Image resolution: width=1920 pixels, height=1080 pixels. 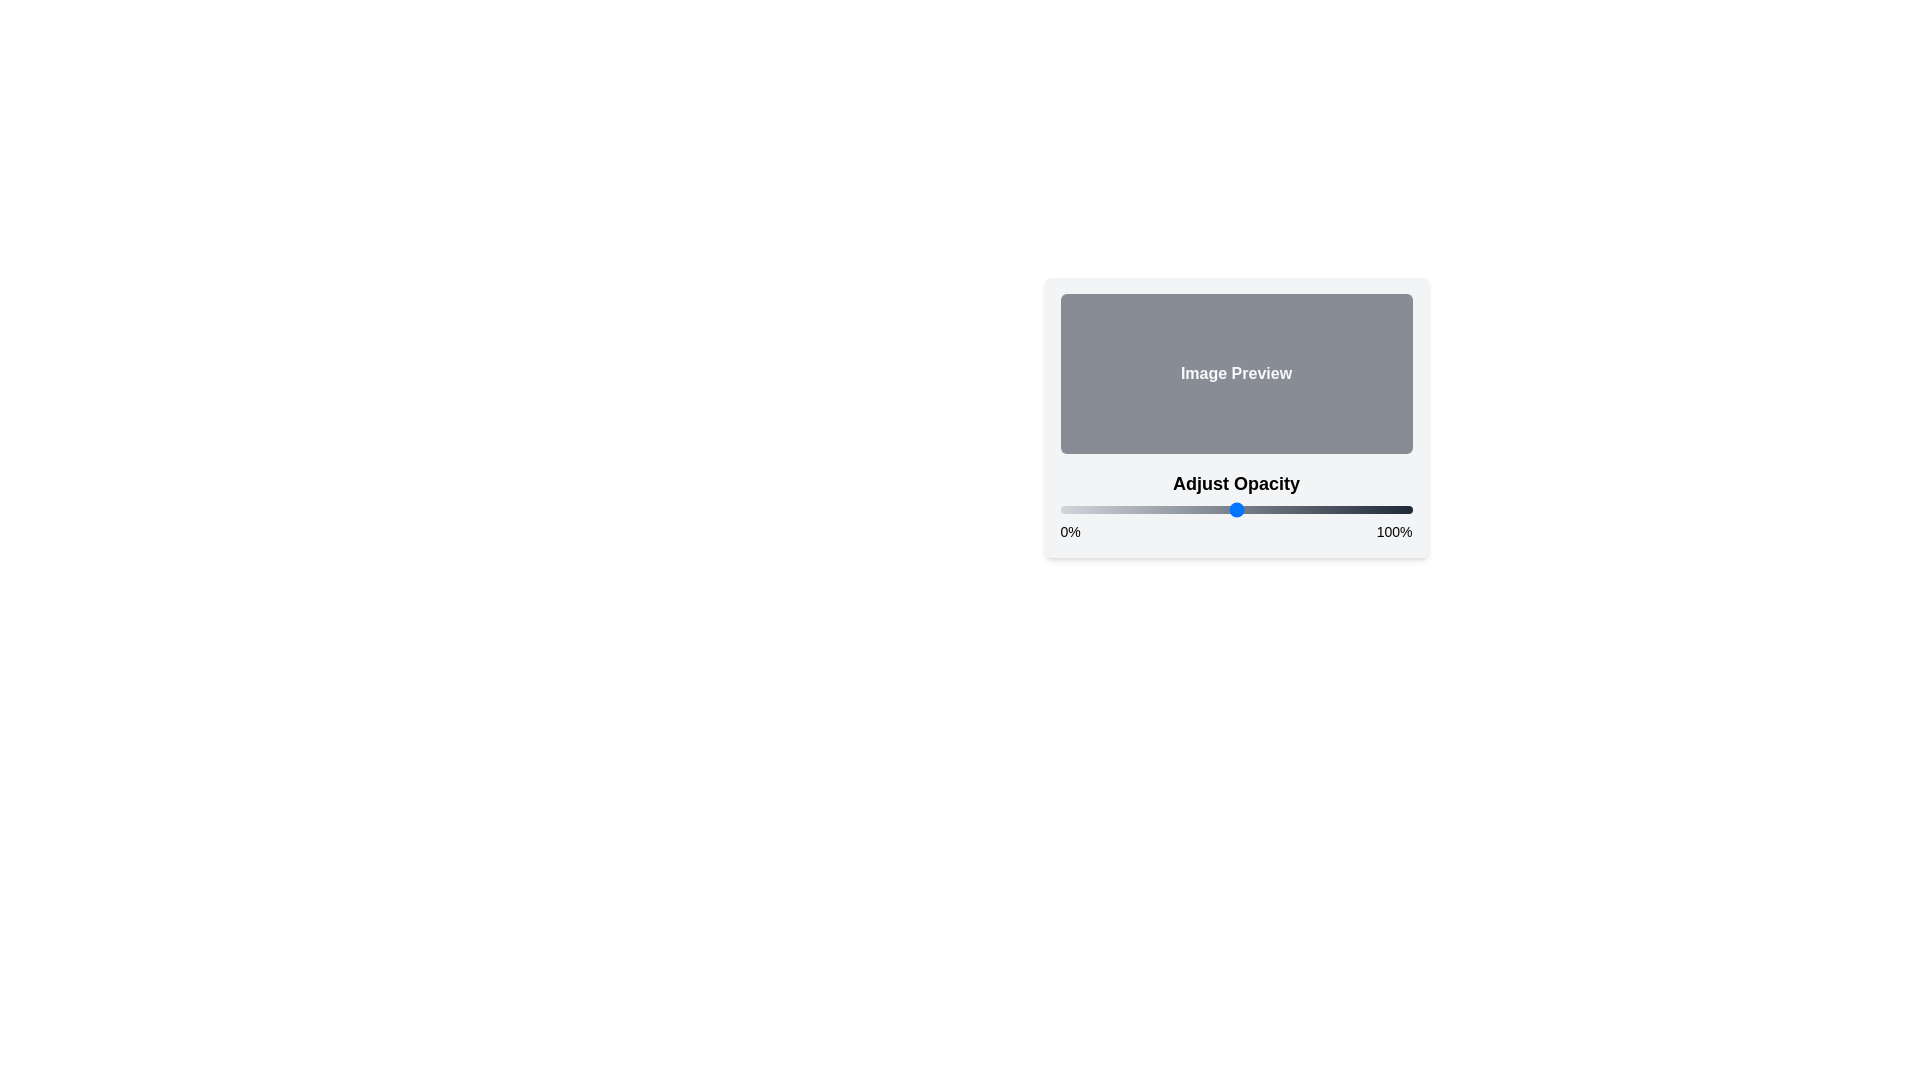 I want to click on the opacity, so click(x=1246, y=508).